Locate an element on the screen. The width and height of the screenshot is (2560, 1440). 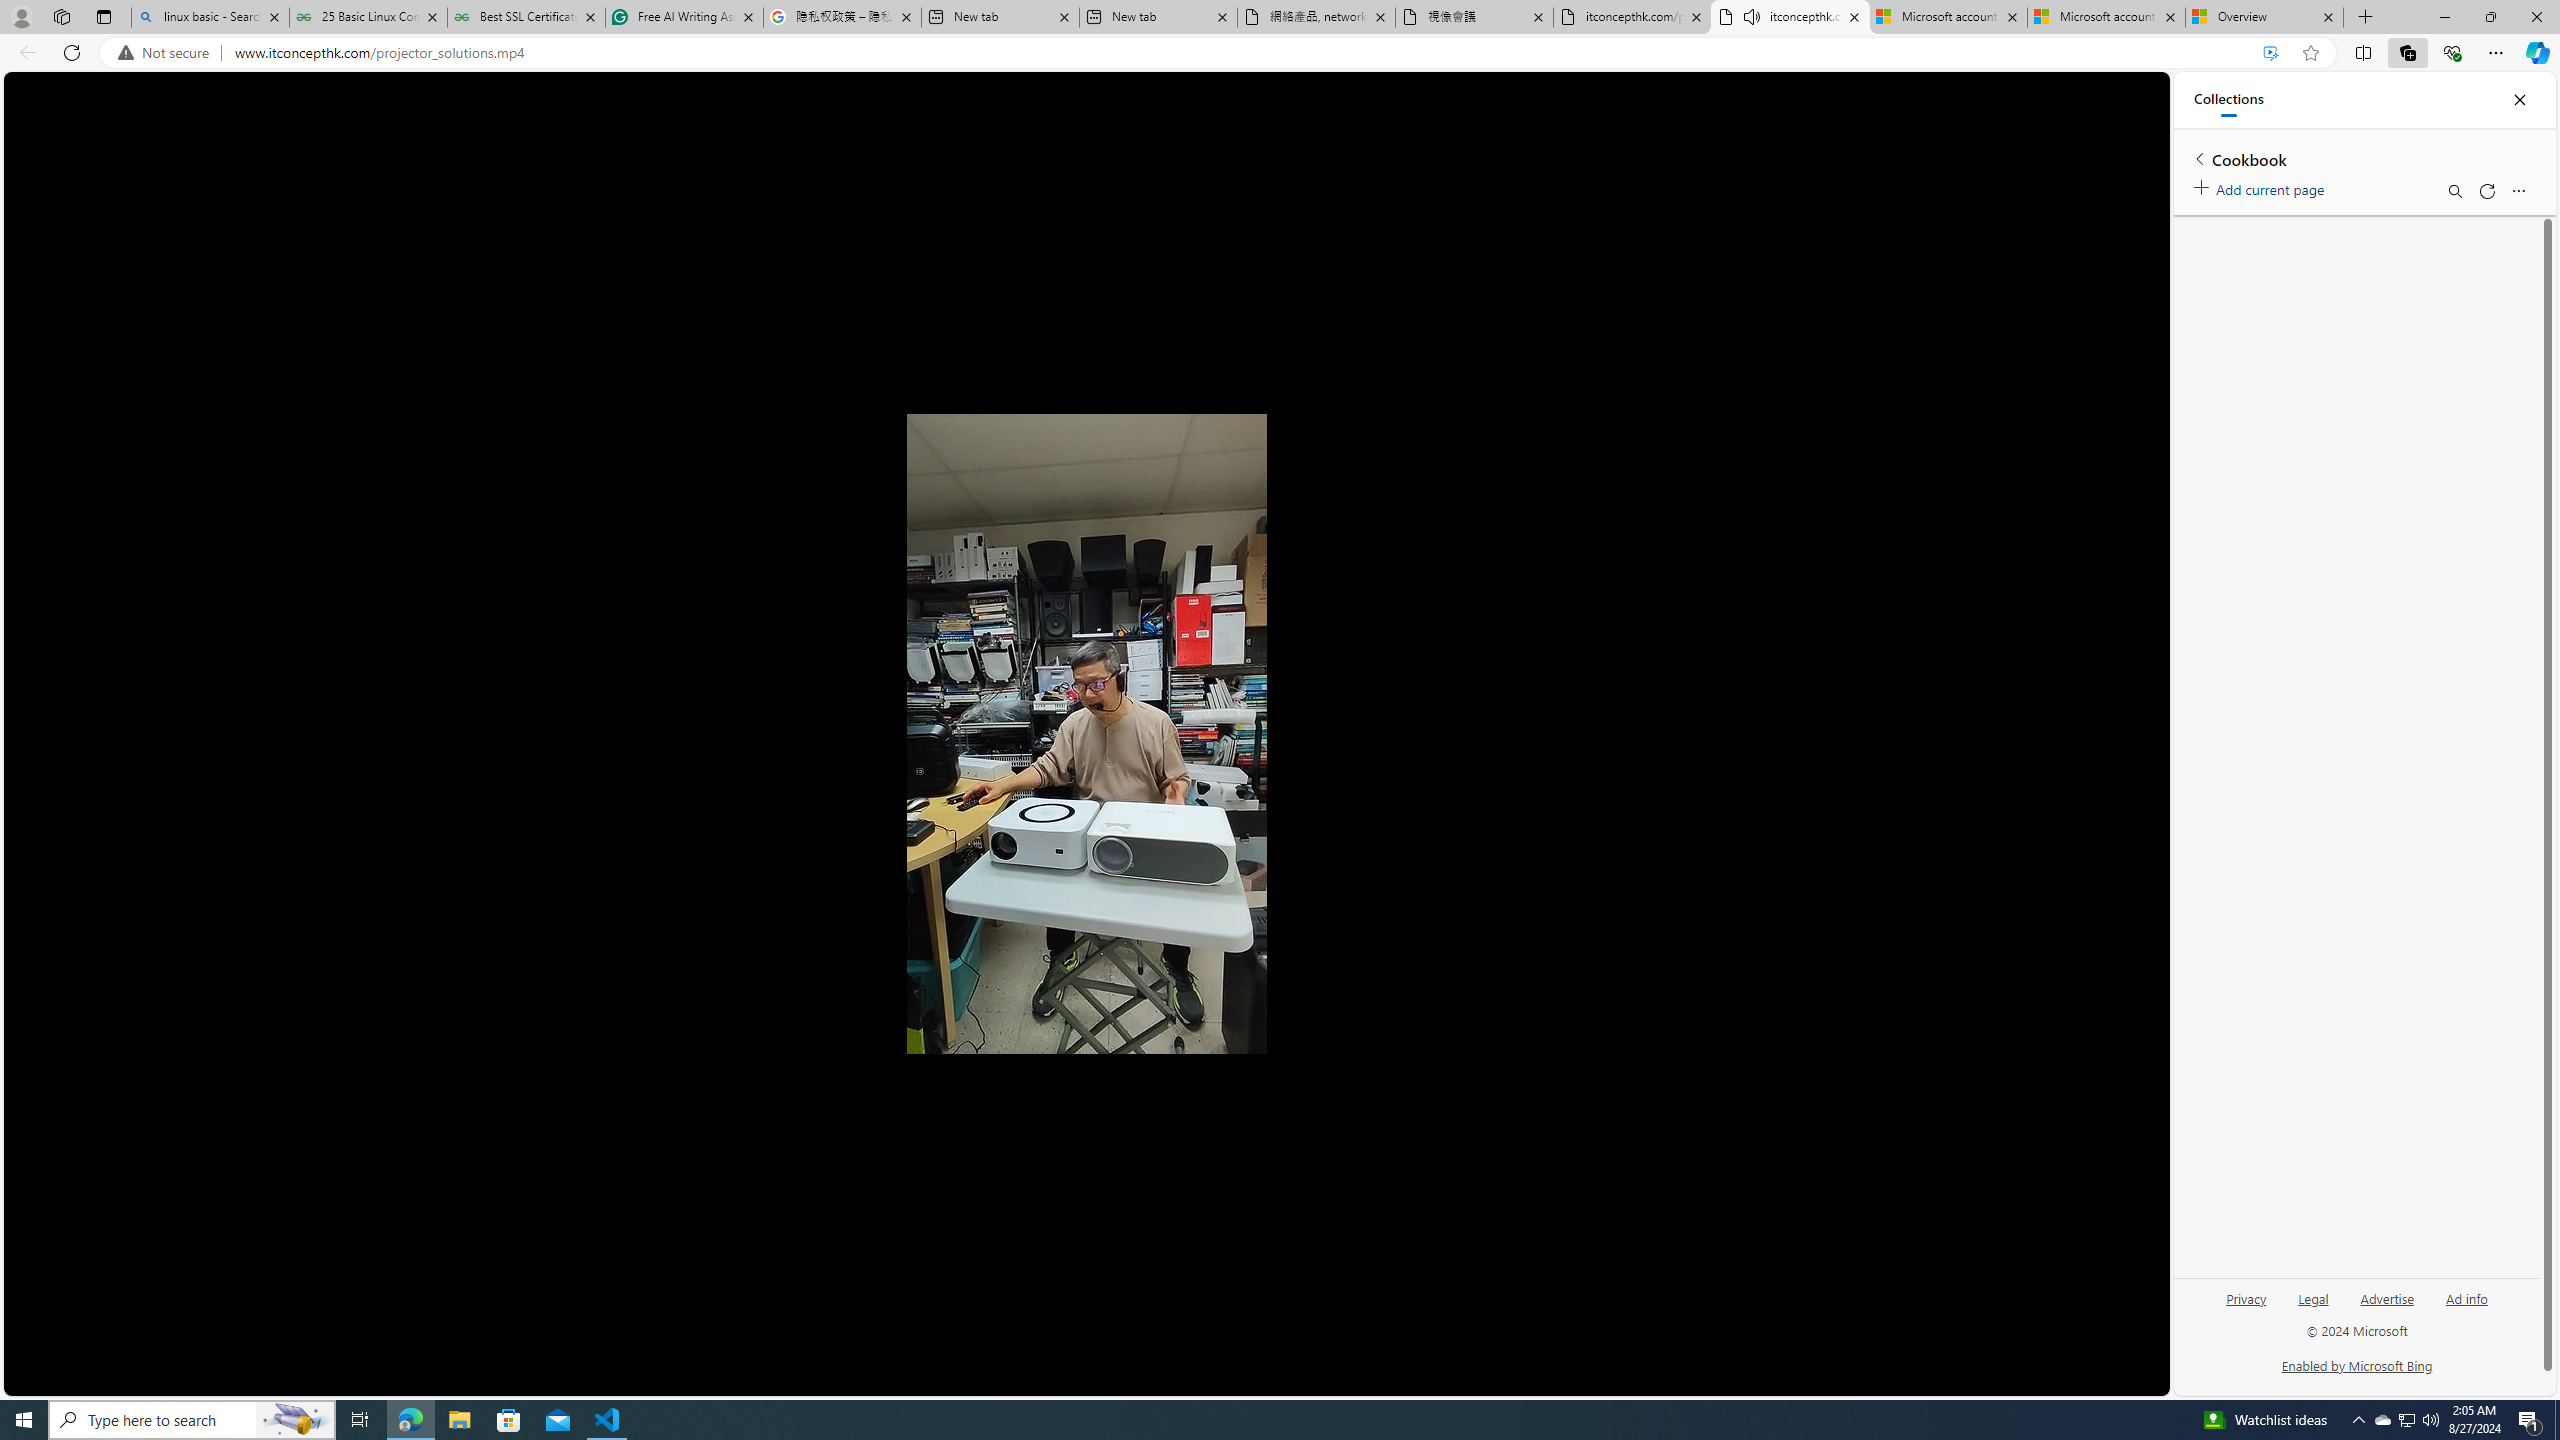
'Not secure' is located at coordinates (167, 53).